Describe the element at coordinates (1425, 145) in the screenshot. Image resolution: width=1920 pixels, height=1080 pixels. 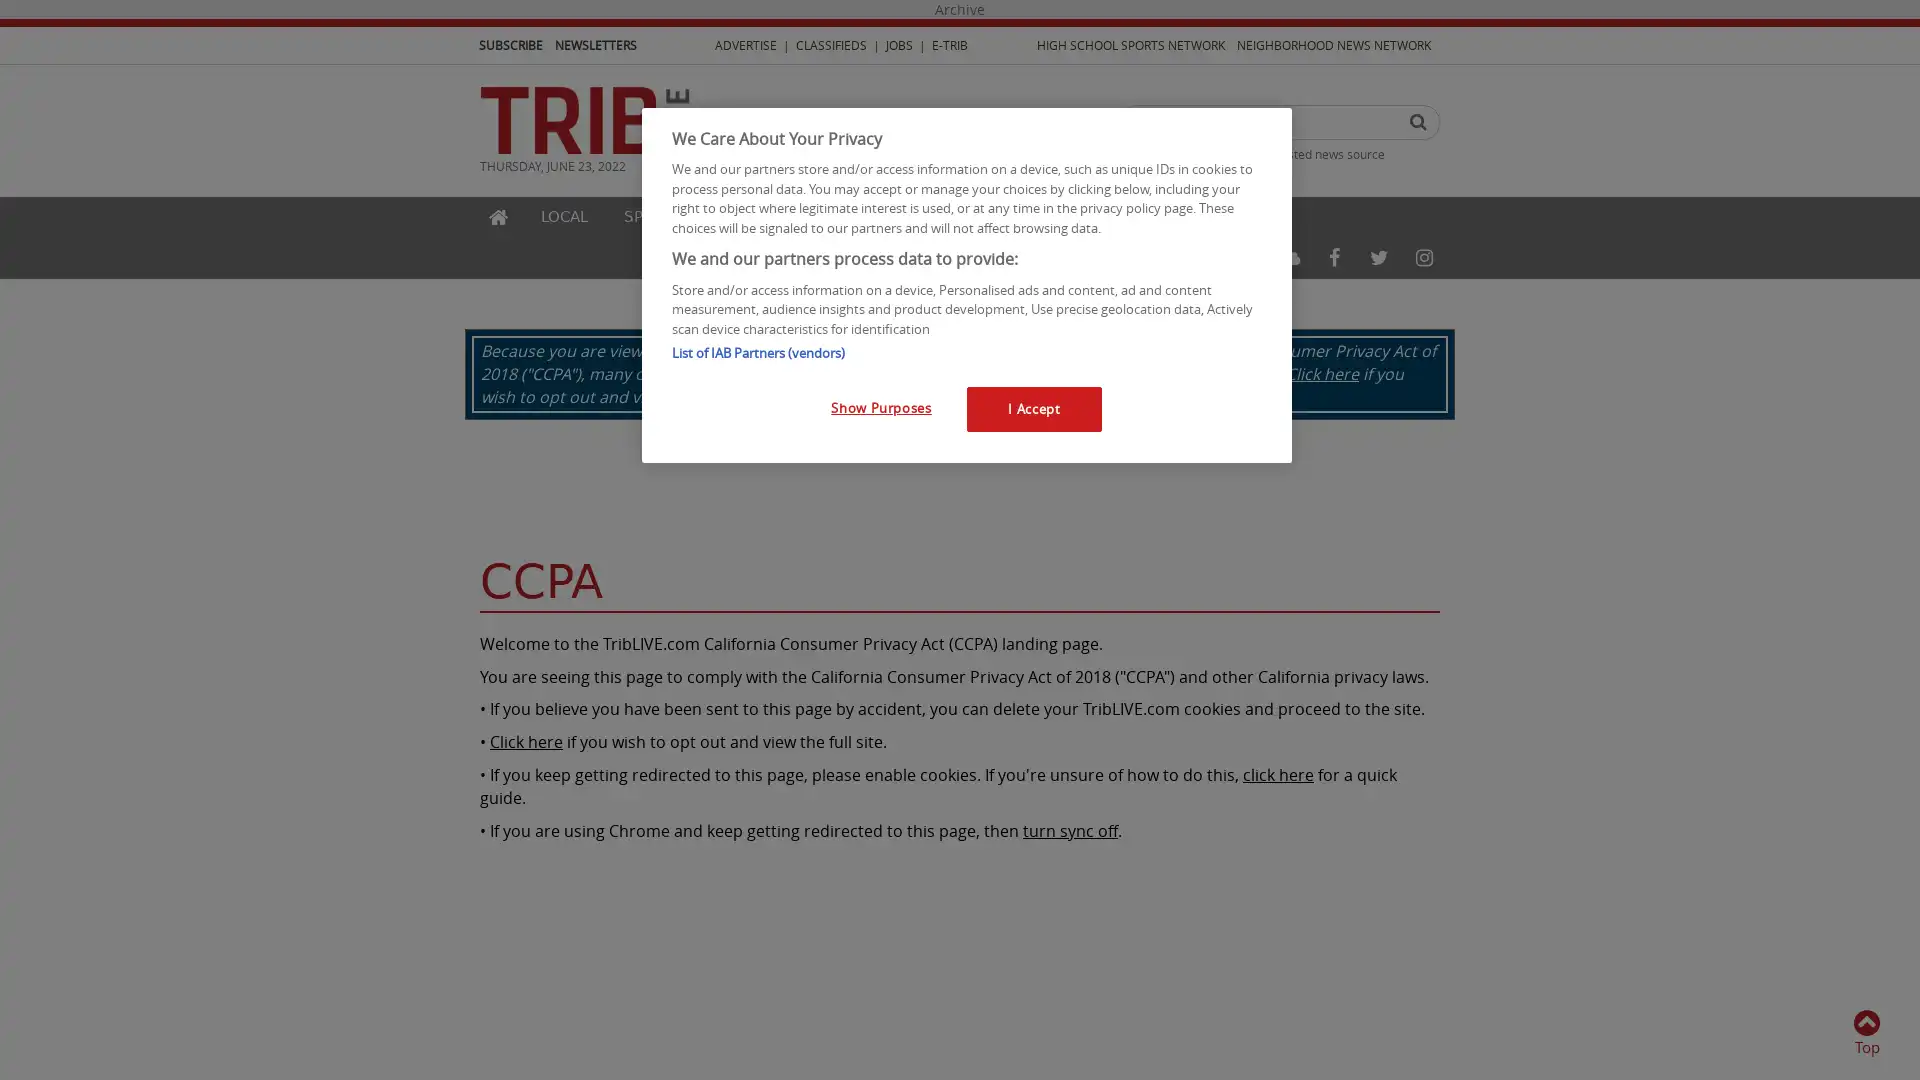
I see `Search` at that location.